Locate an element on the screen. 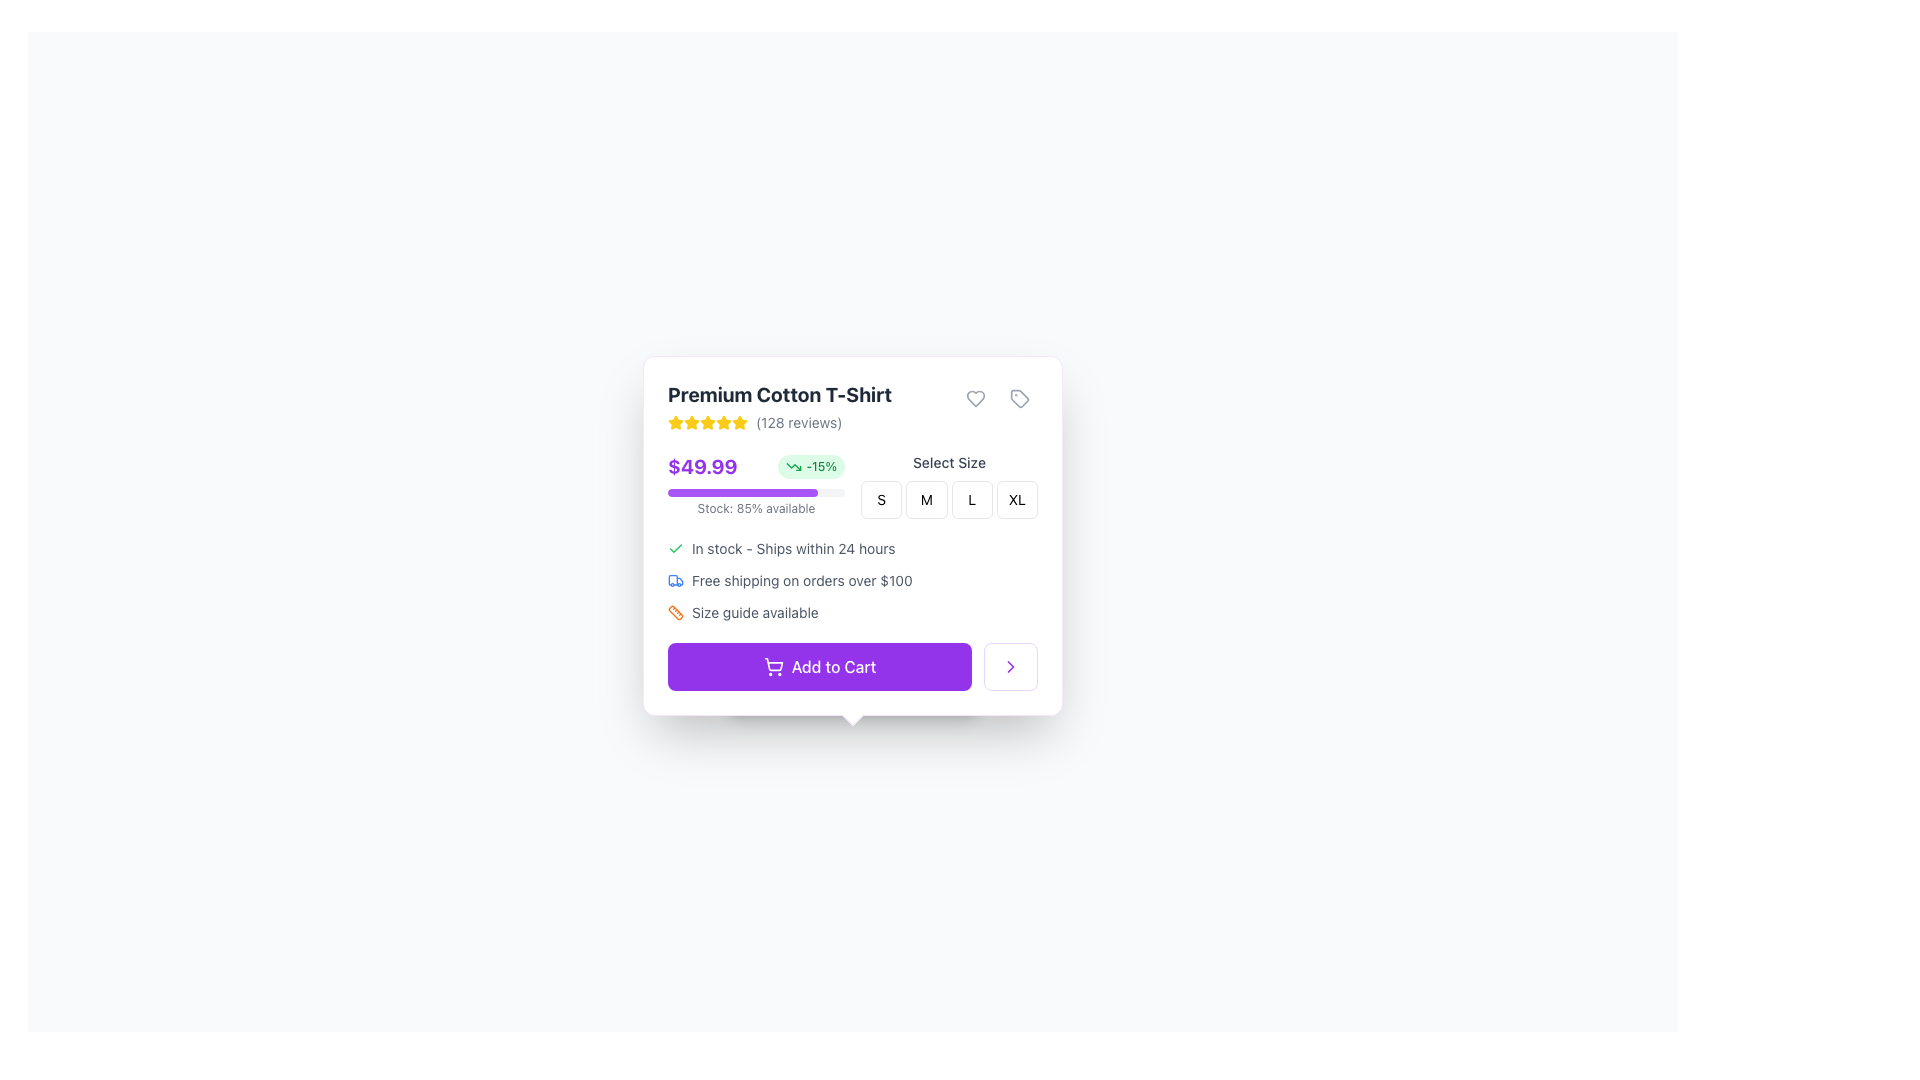  the fifth star rating icon is located at coordinates (708, 422).